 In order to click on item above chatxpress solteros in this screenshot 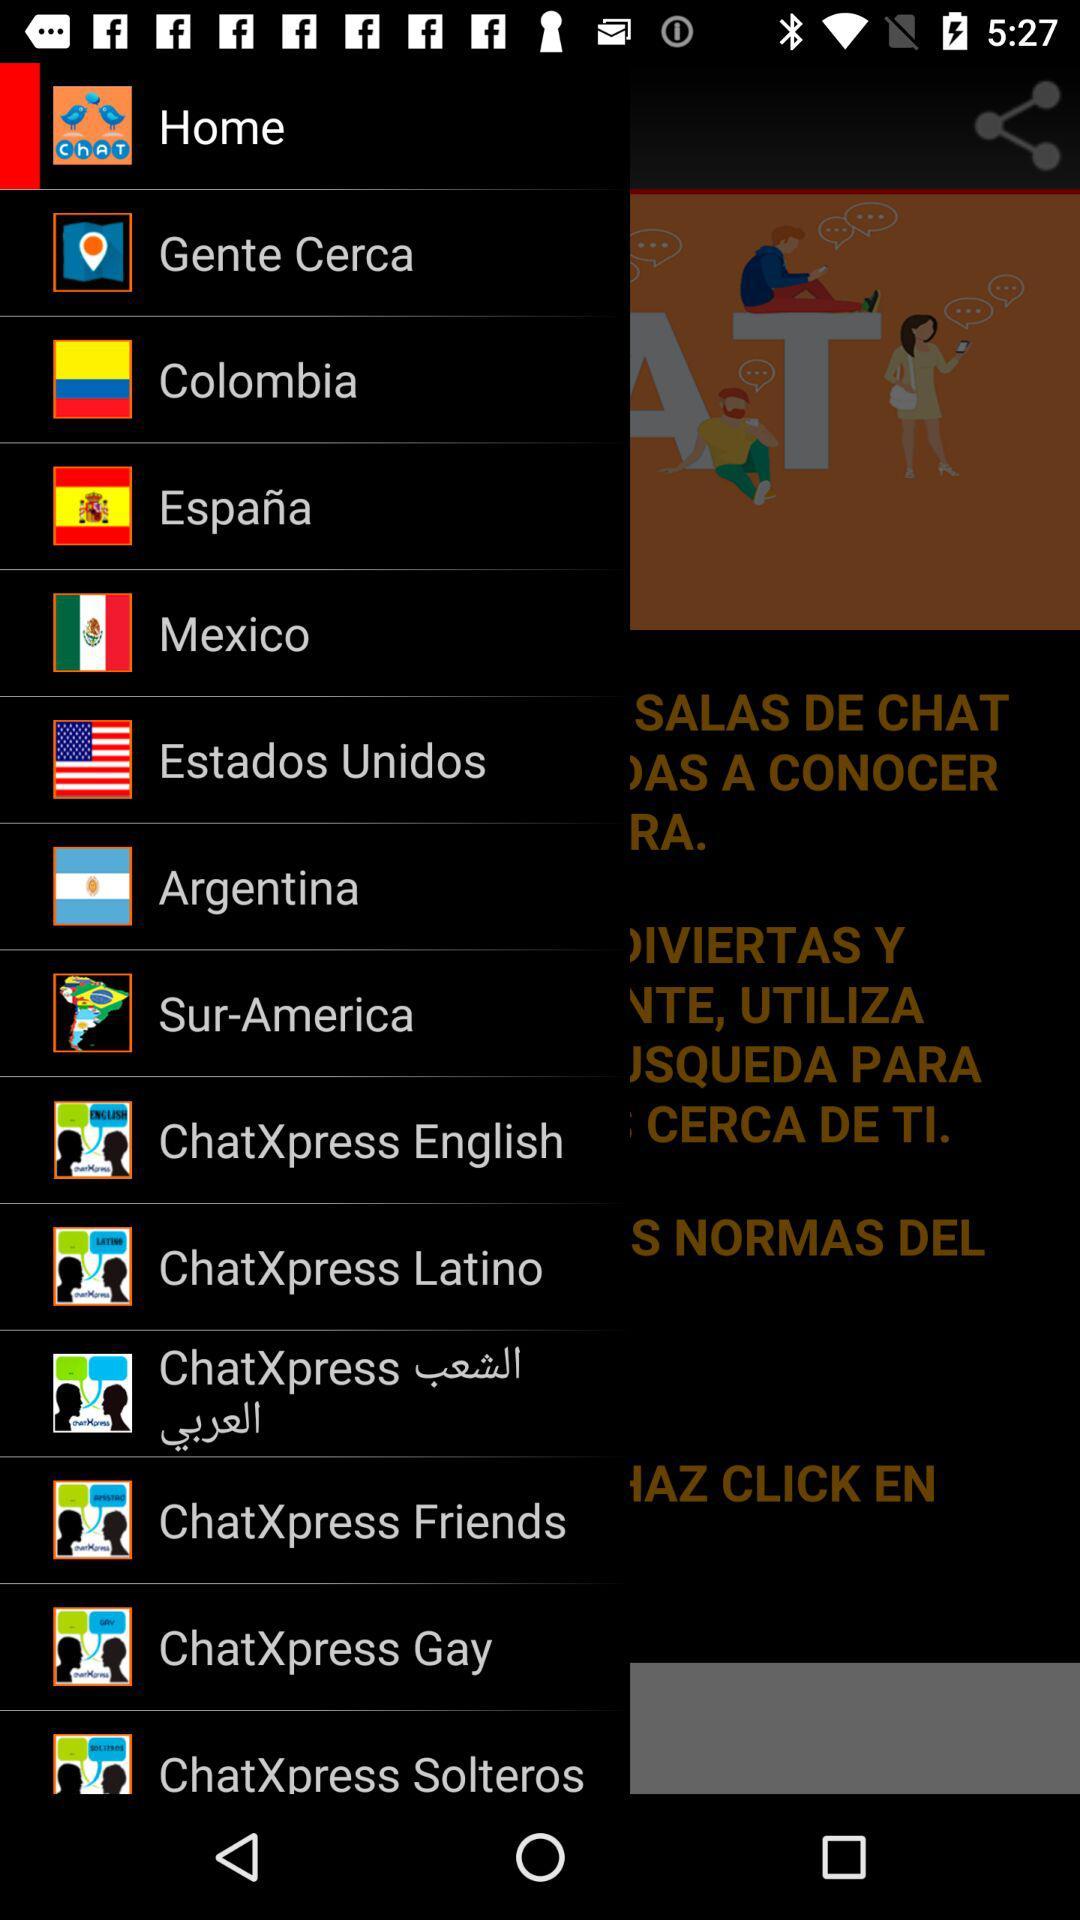, I will do `click(381, 1646)`.